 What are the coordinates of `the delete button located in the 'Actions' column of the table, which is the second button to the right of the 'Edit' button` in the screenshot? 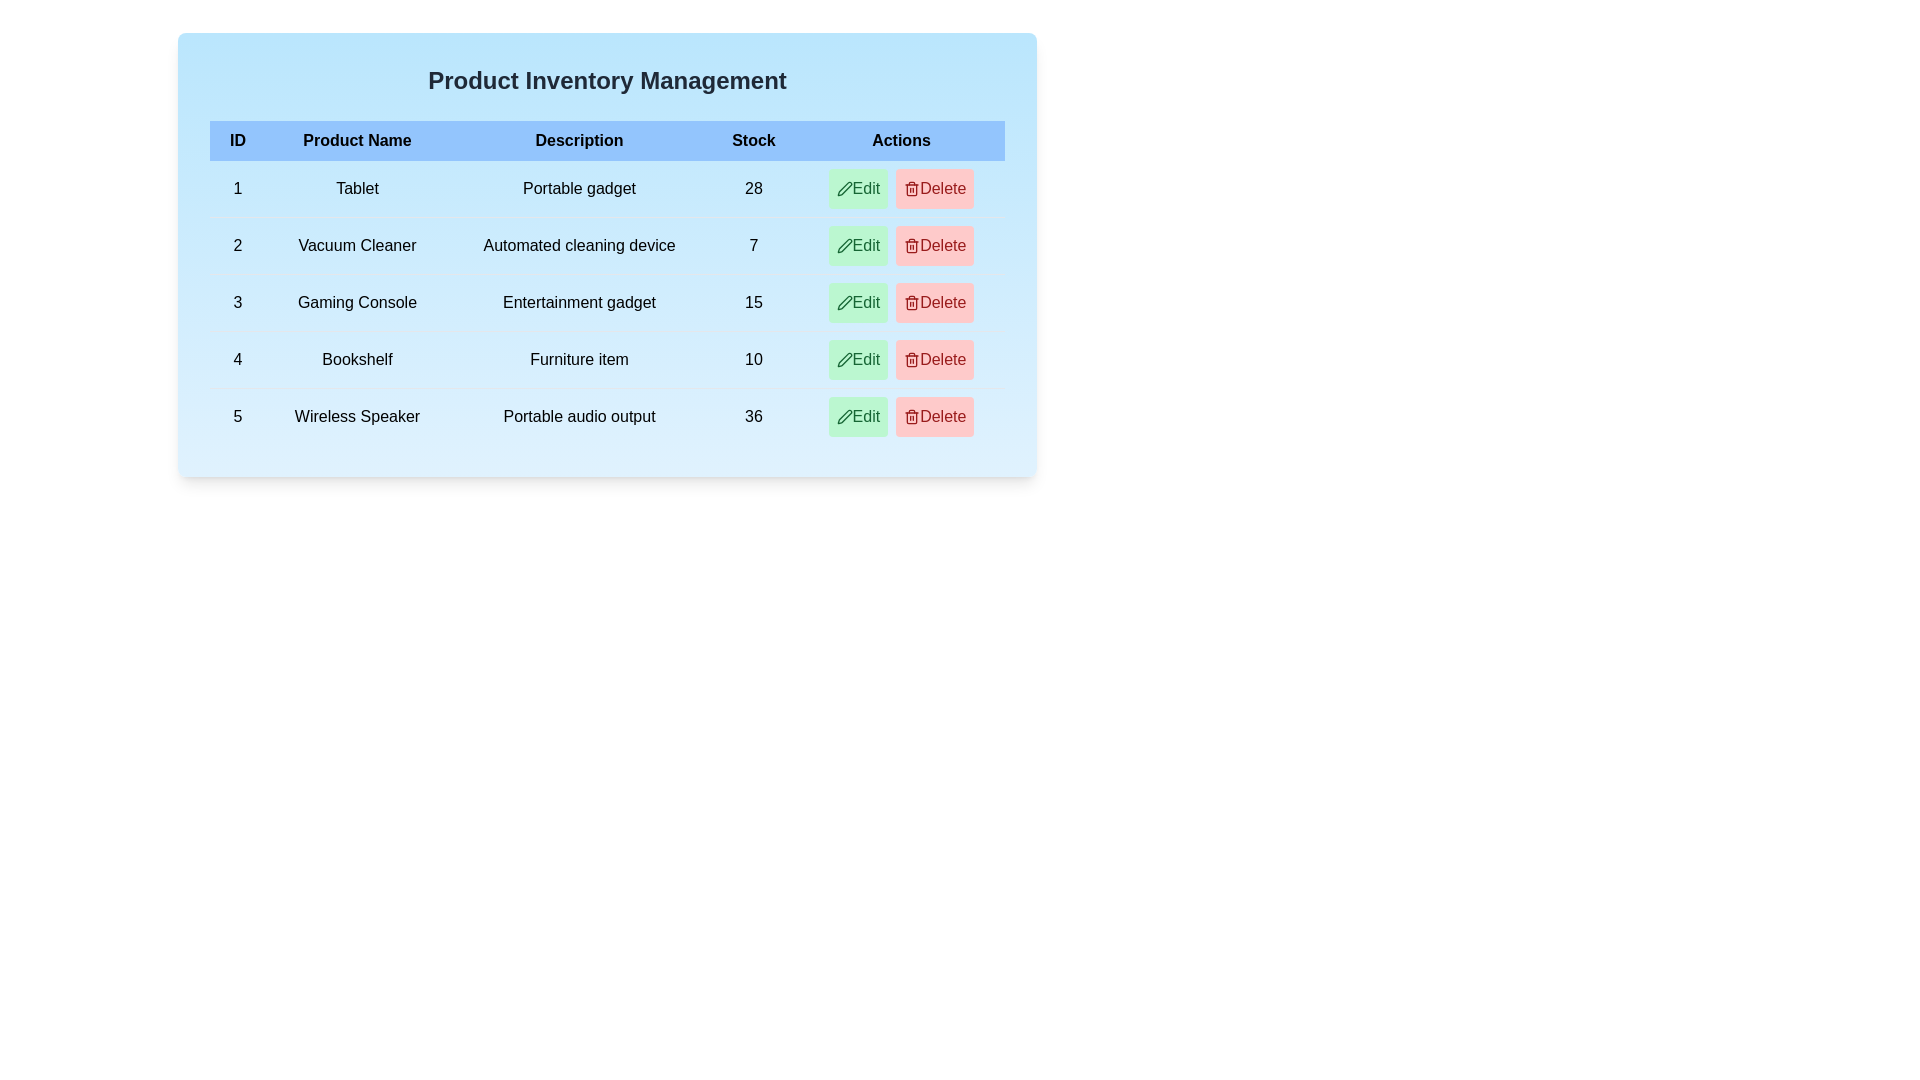 It's located at (934, 189).